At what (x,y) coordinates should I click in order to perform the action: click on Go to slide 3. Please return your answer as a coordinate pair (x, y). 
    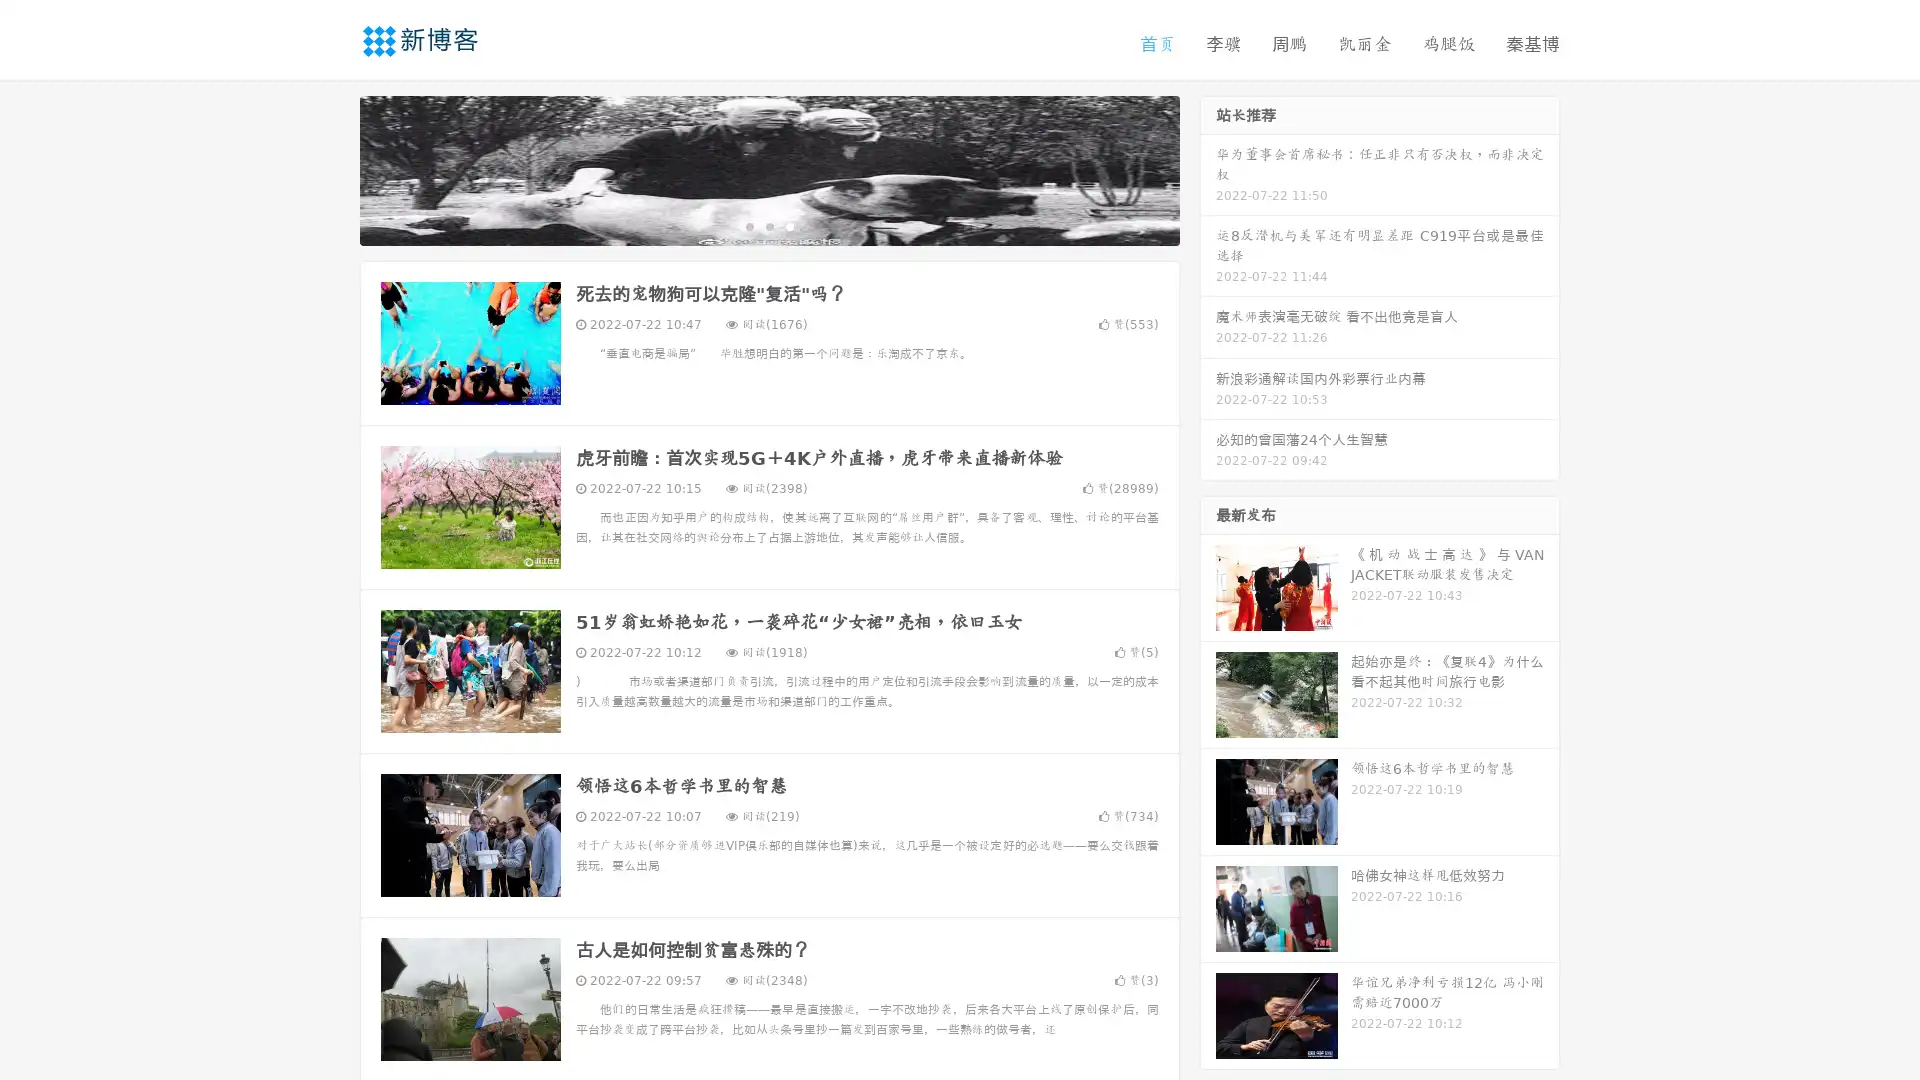
    Looking at the image, I should click on (789, 225).